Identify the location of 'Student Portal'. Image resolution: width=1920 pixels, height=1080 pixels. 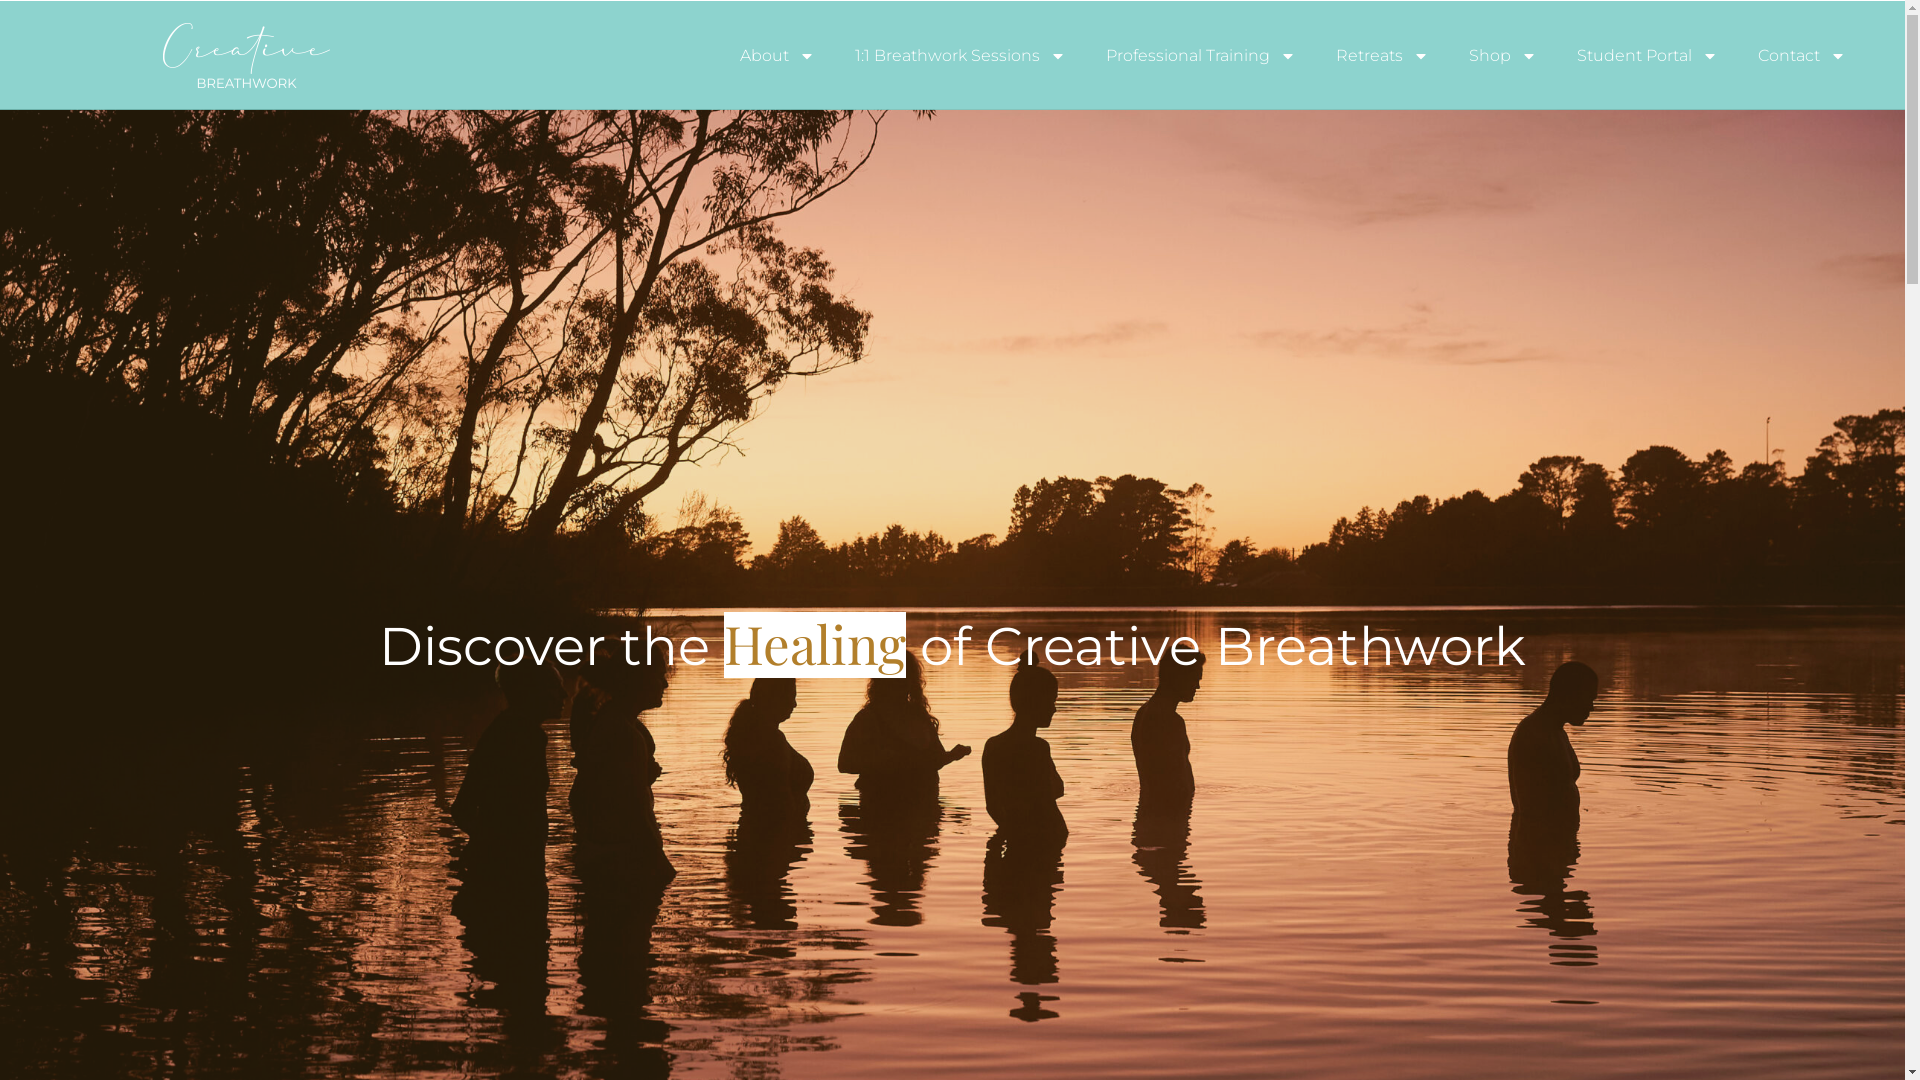
(1647, 53).